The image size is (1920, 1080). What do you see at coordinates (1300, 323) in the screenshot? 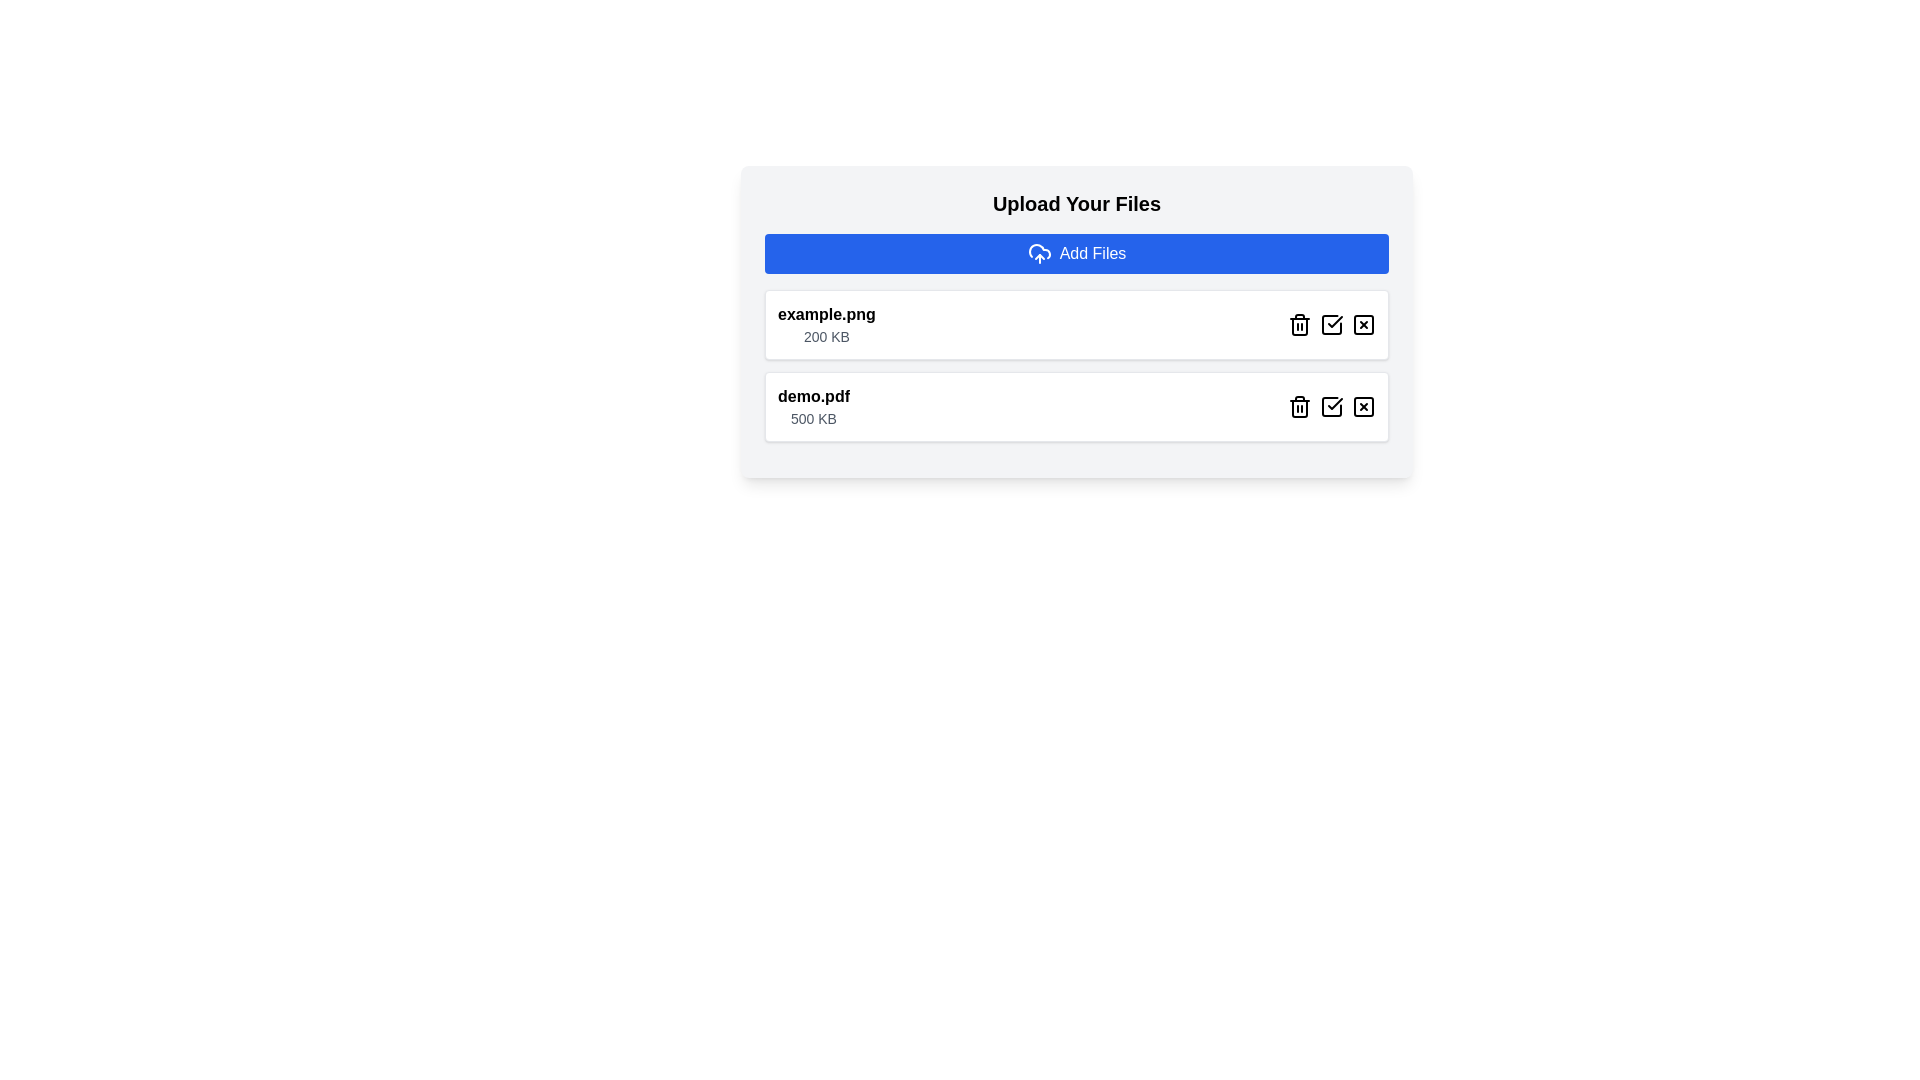
I see `the trash icon button located in the horizontal action button bar` at bounding box center [1300, 323].